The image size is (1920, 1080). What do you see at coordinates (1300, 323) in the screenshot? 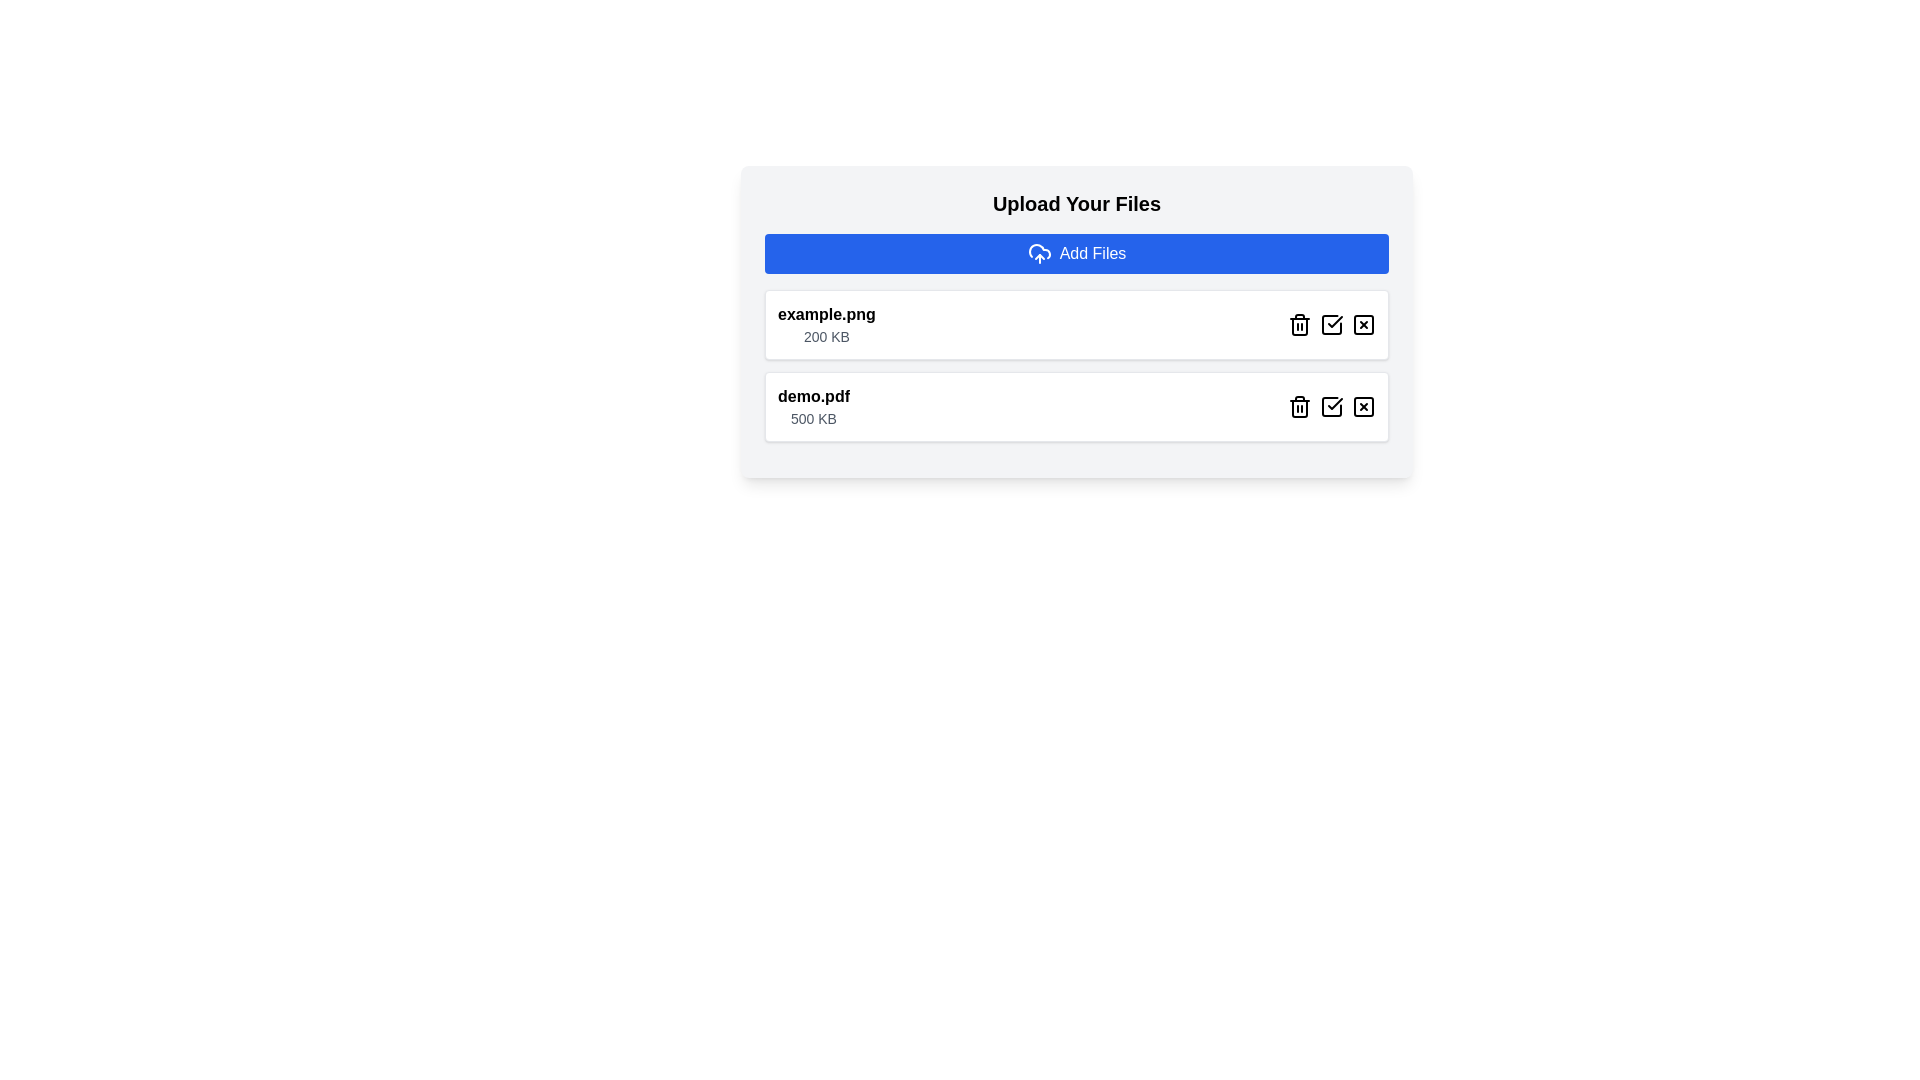
I see `the trash icon button located in the horizontal action button bar` at bounding box center [1300, 323].